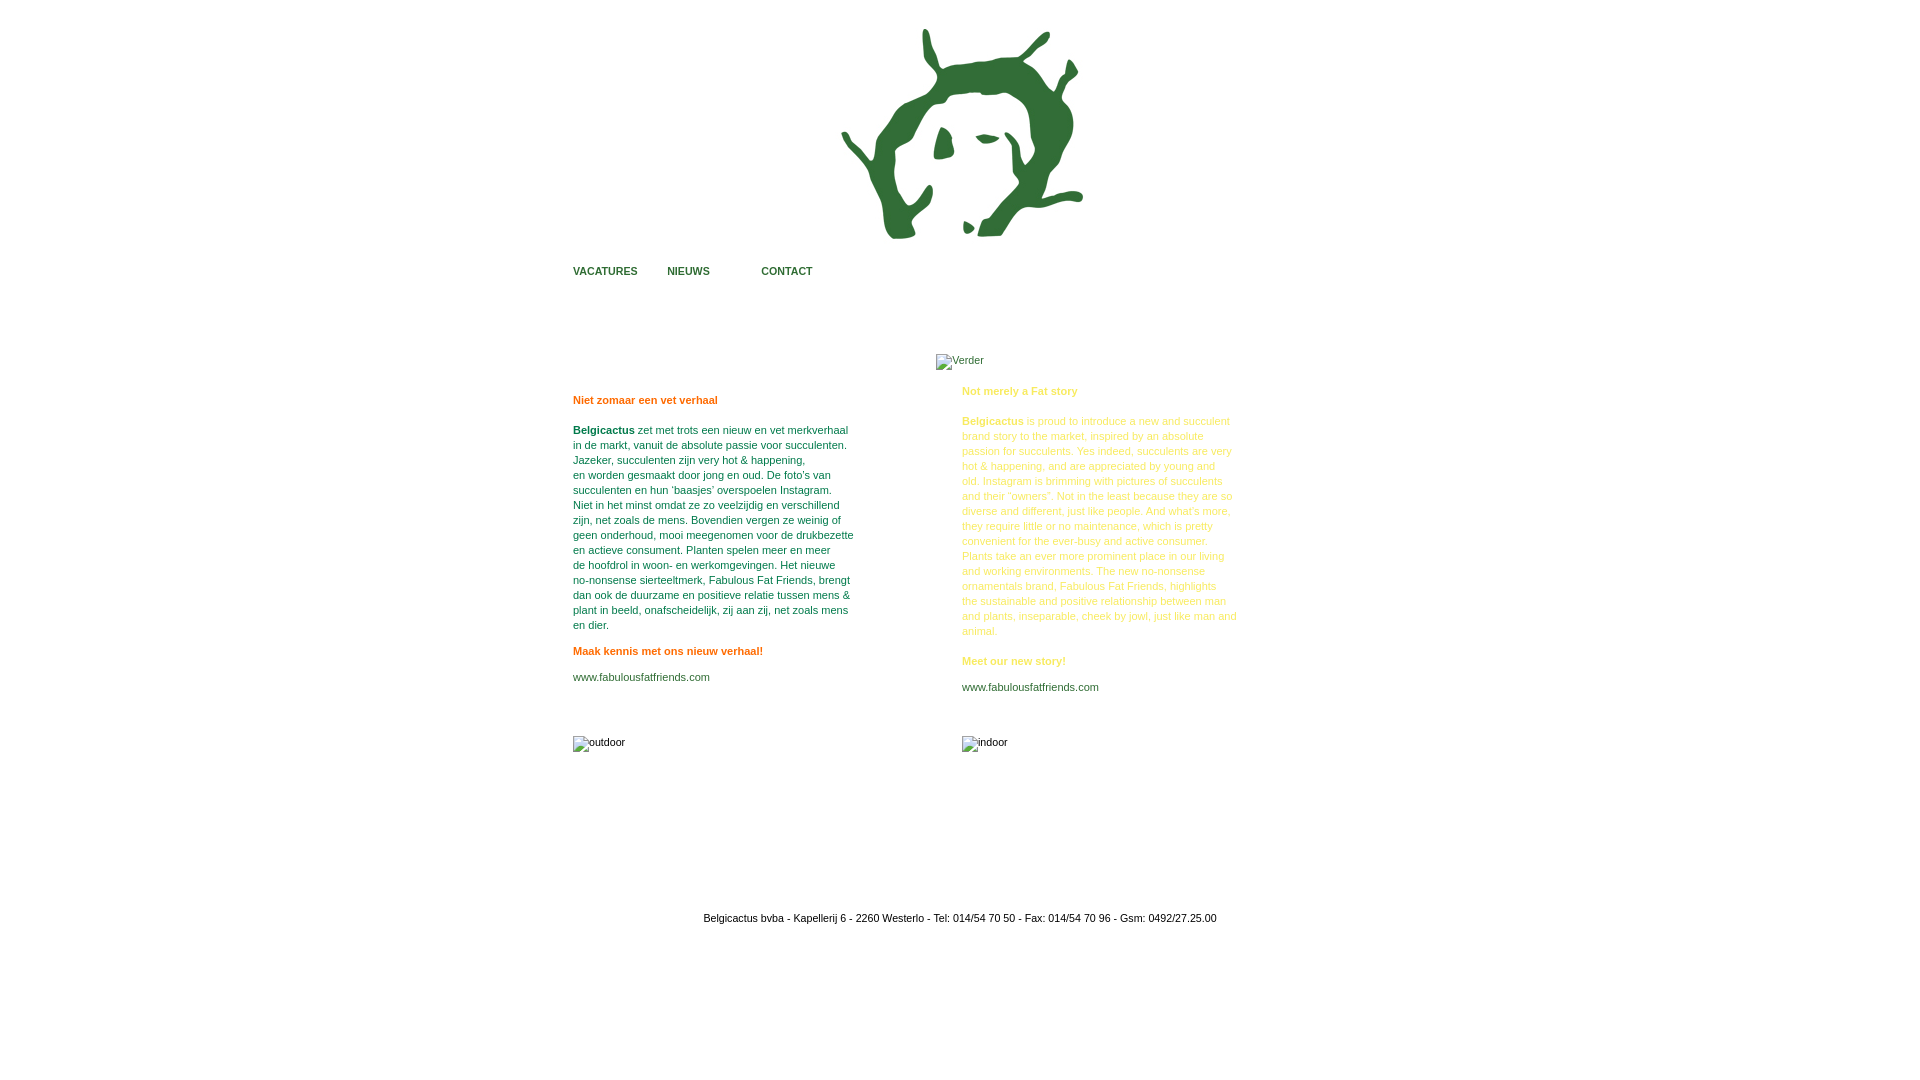 Image resolution: width=1920 pixels, height=1080 pixels. What do you see at coordinates (1030, 685) in the screenshot?
I see `'www.fabulousfatfriends.com'` at bounding box center [1030, 685].